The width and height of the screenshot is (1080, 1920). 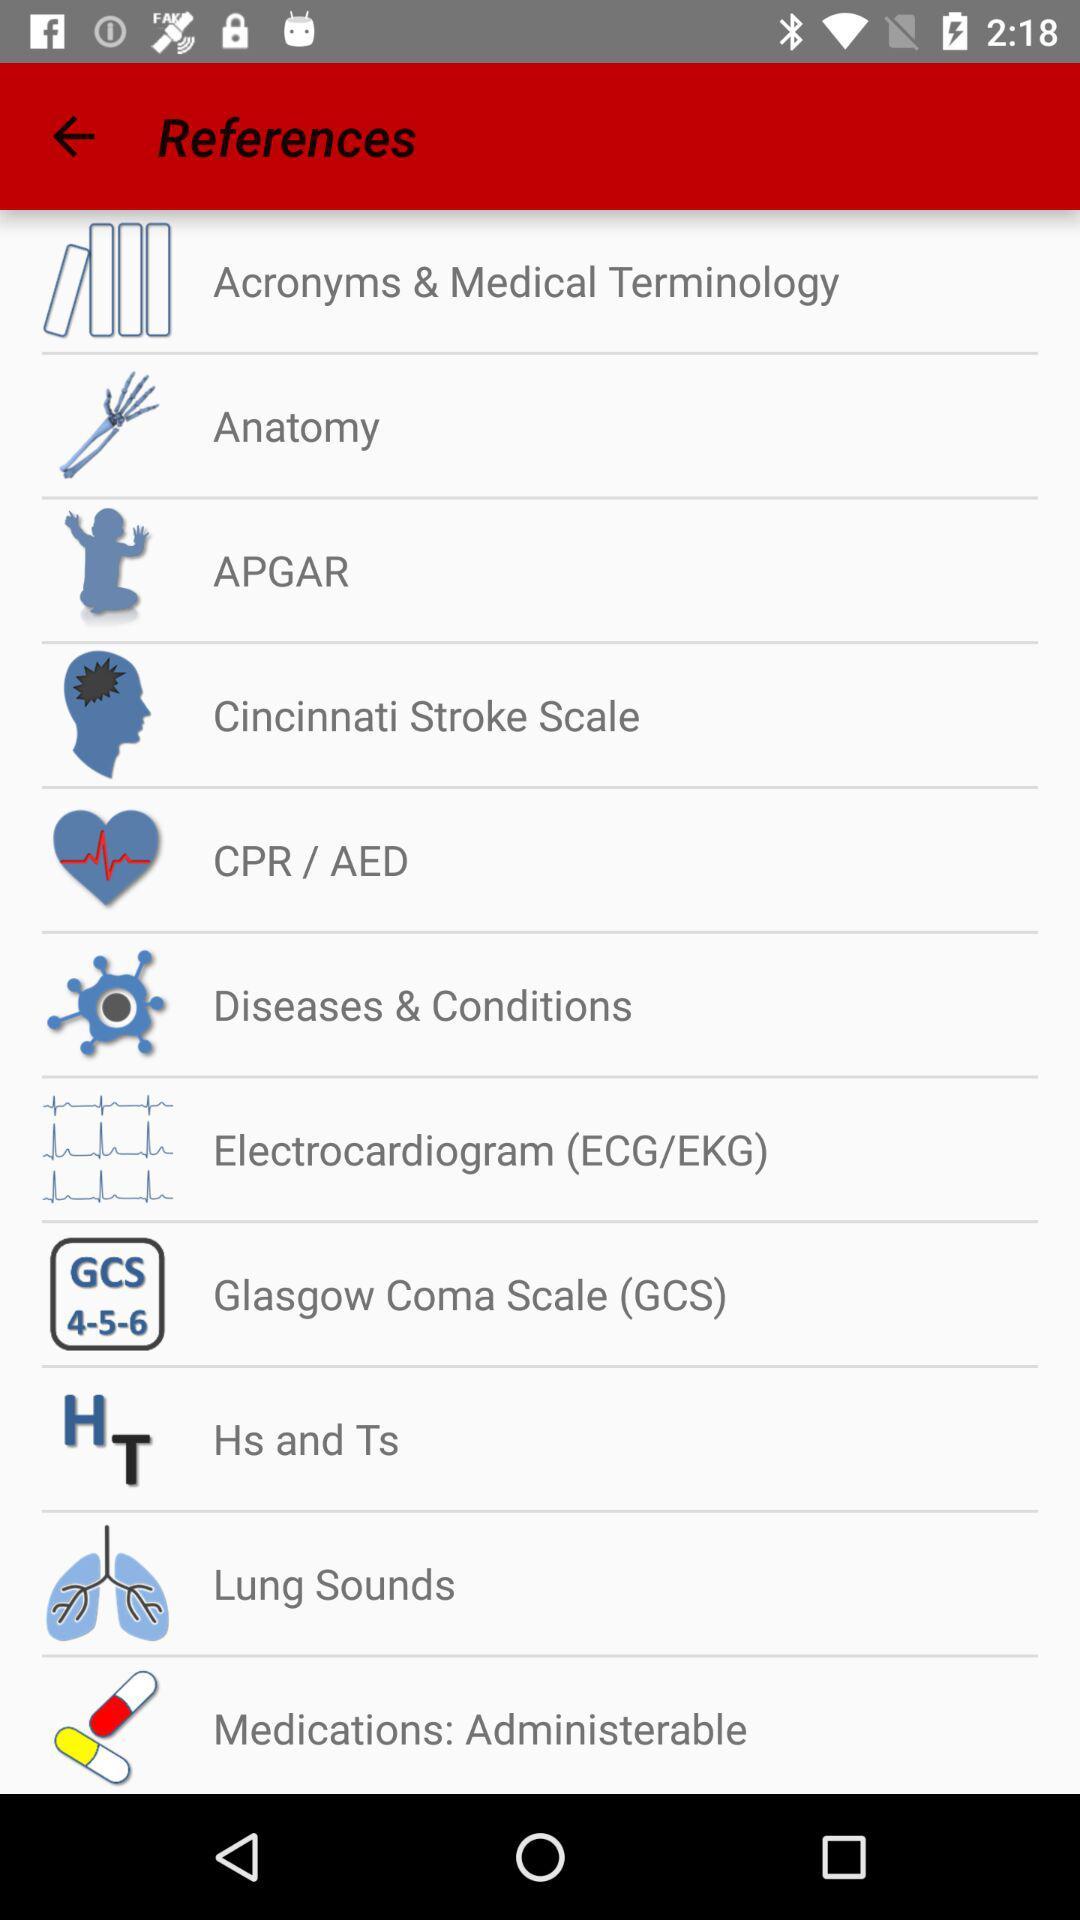 I want to click on icon next to references app, so click(x=72, y=135).